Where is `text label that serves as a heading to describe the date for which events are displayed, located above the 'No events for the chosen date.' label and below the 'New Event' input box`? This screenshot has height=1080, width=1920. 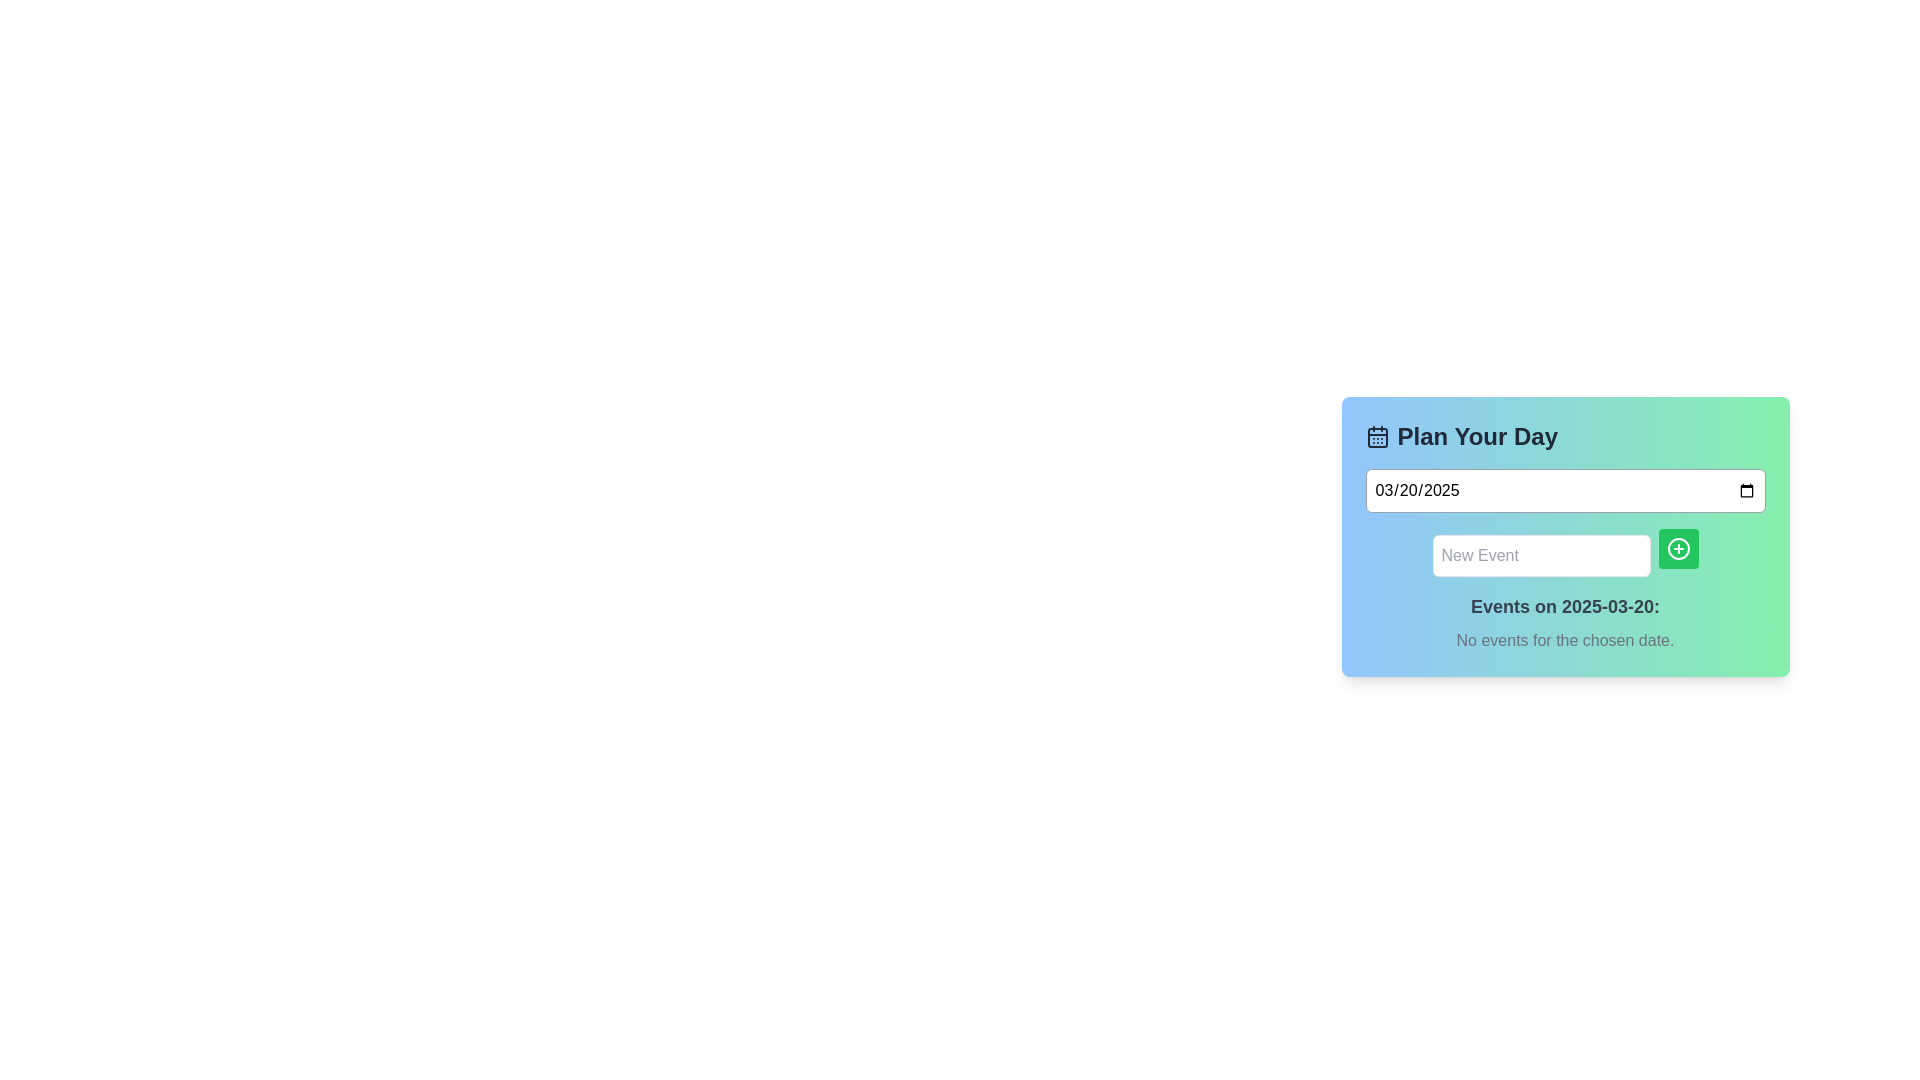
text label that serves as a heading to describe the date for which events are displayed, located above the 'No events for the chosen date.' label and below the 'New Event' input box is located at coordinates (1564, 605).